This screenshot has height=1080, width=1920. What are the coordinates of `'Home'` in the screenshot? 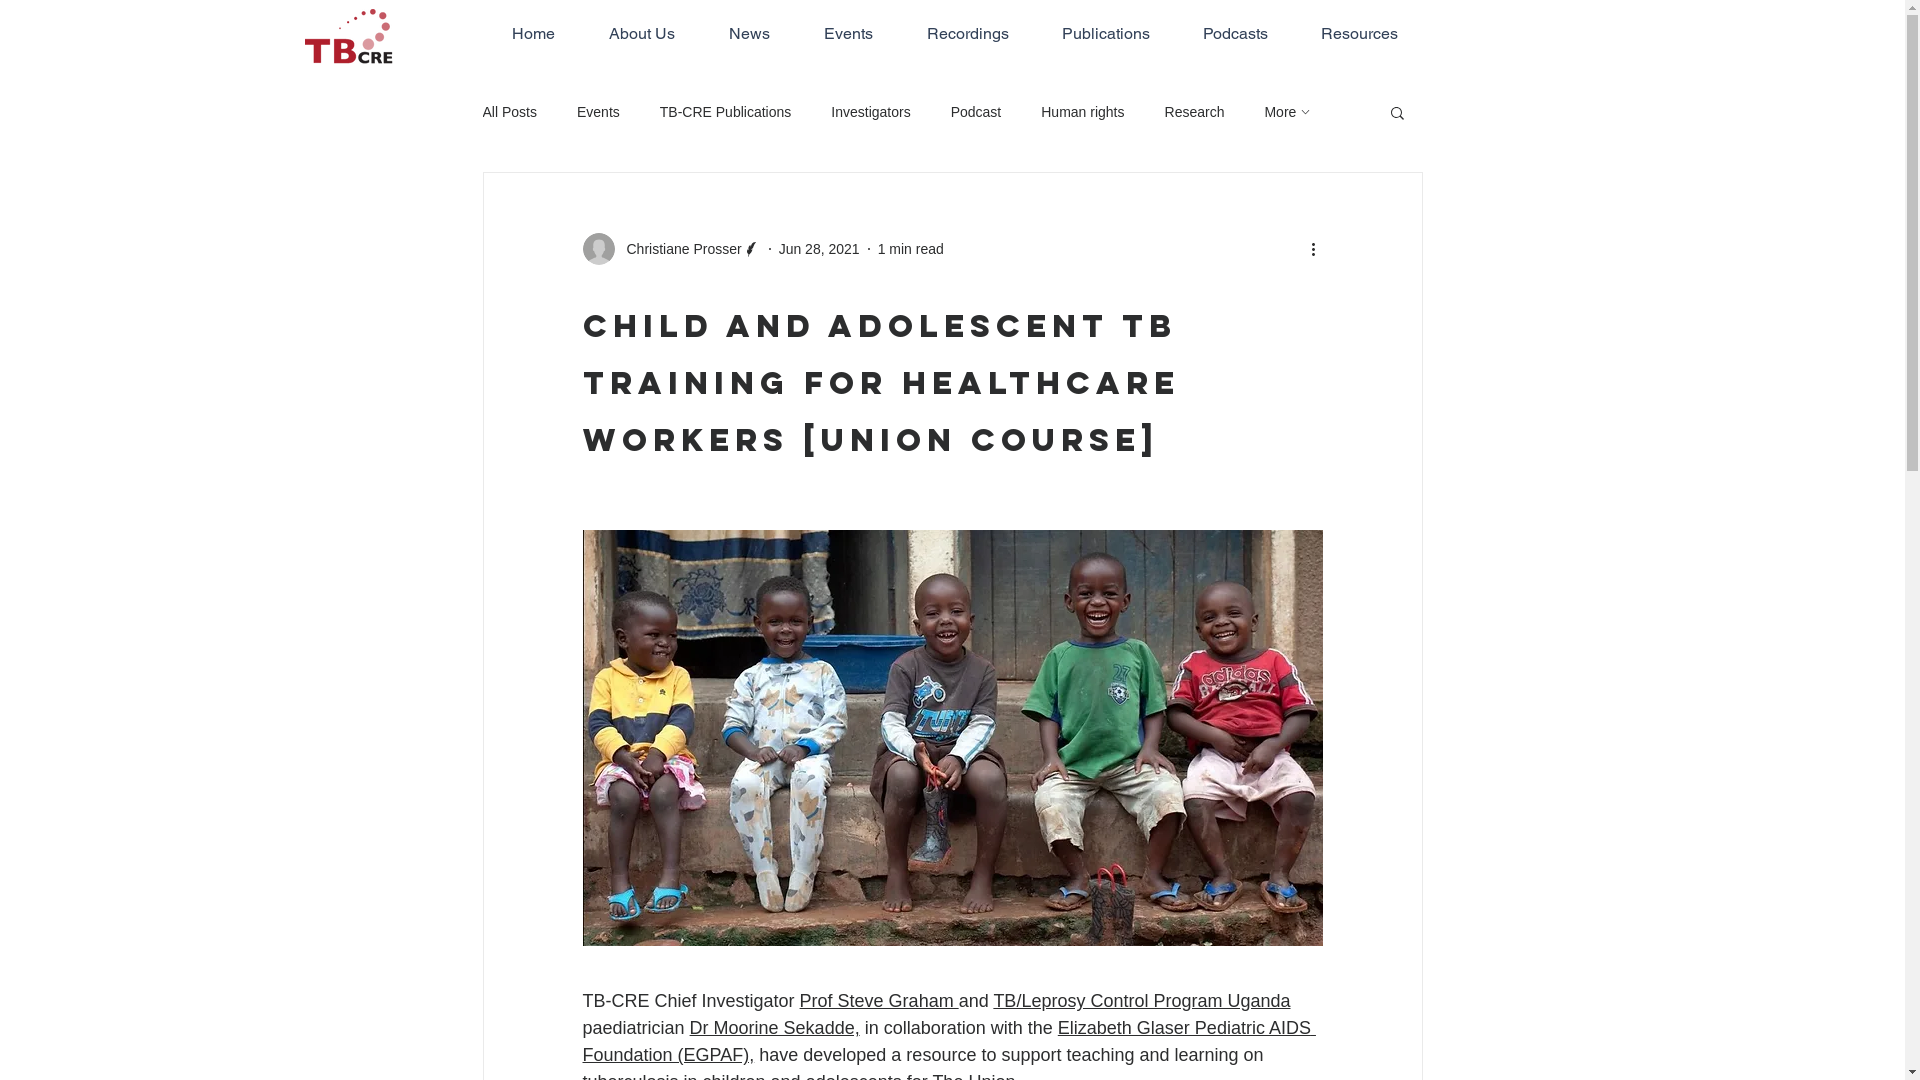 It's located at (533, 33).